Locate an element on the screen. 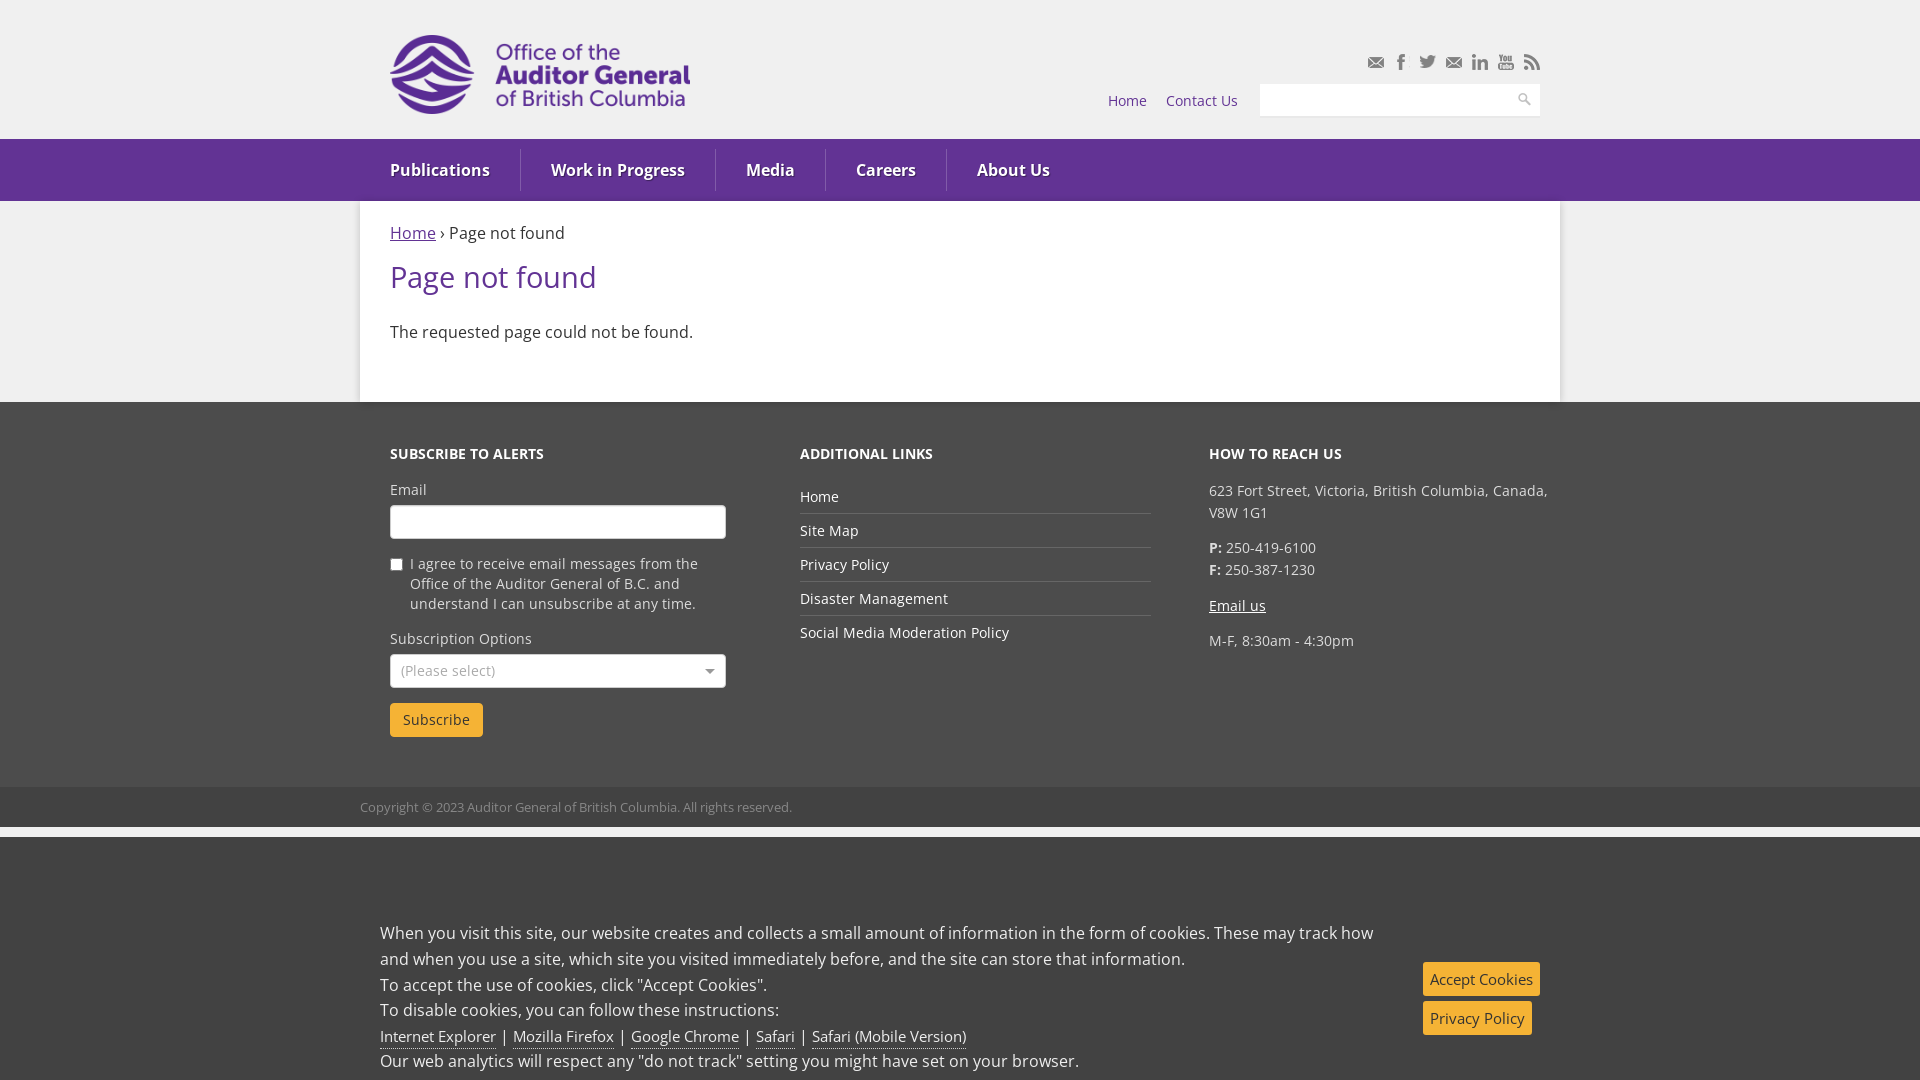 Image resolution: width=1920 pixels, height=1080 pixels. 'Search' is located at coordinates (1507, 100).